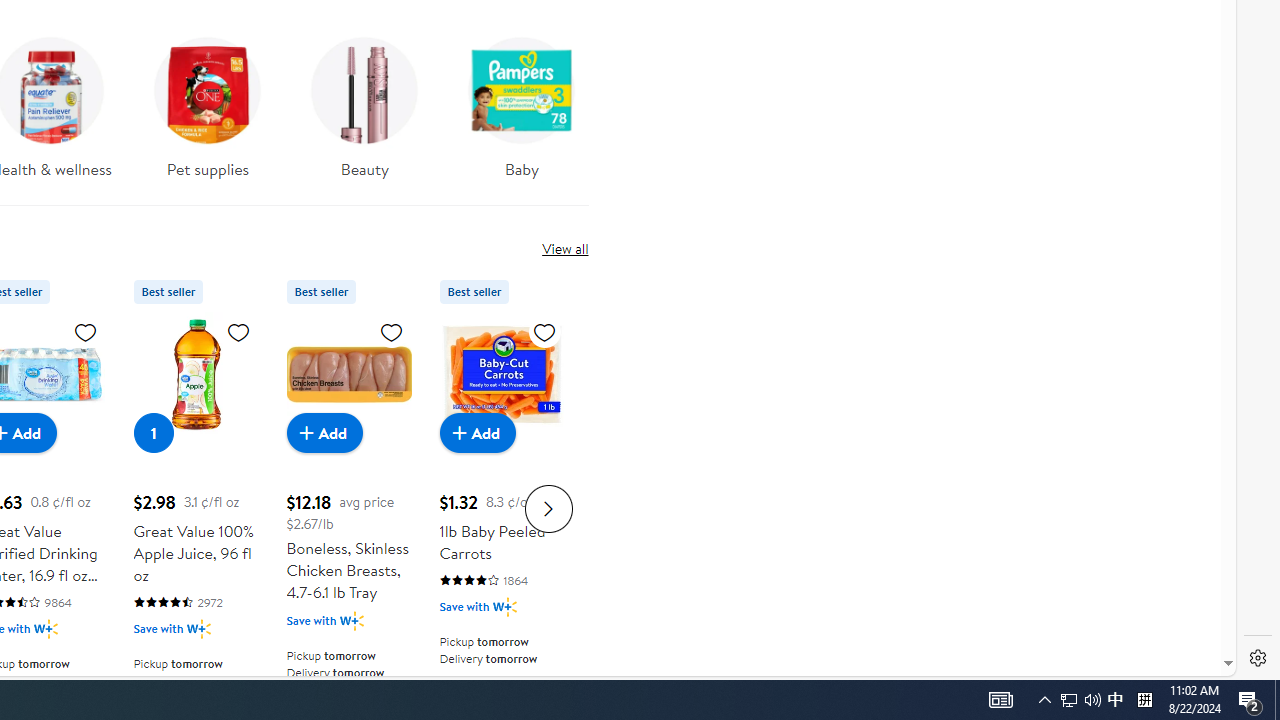  What do you see at coordinates (208, 114) in the screenshot?
I see `'Pet supplies'` at bounding box center [208, 114].